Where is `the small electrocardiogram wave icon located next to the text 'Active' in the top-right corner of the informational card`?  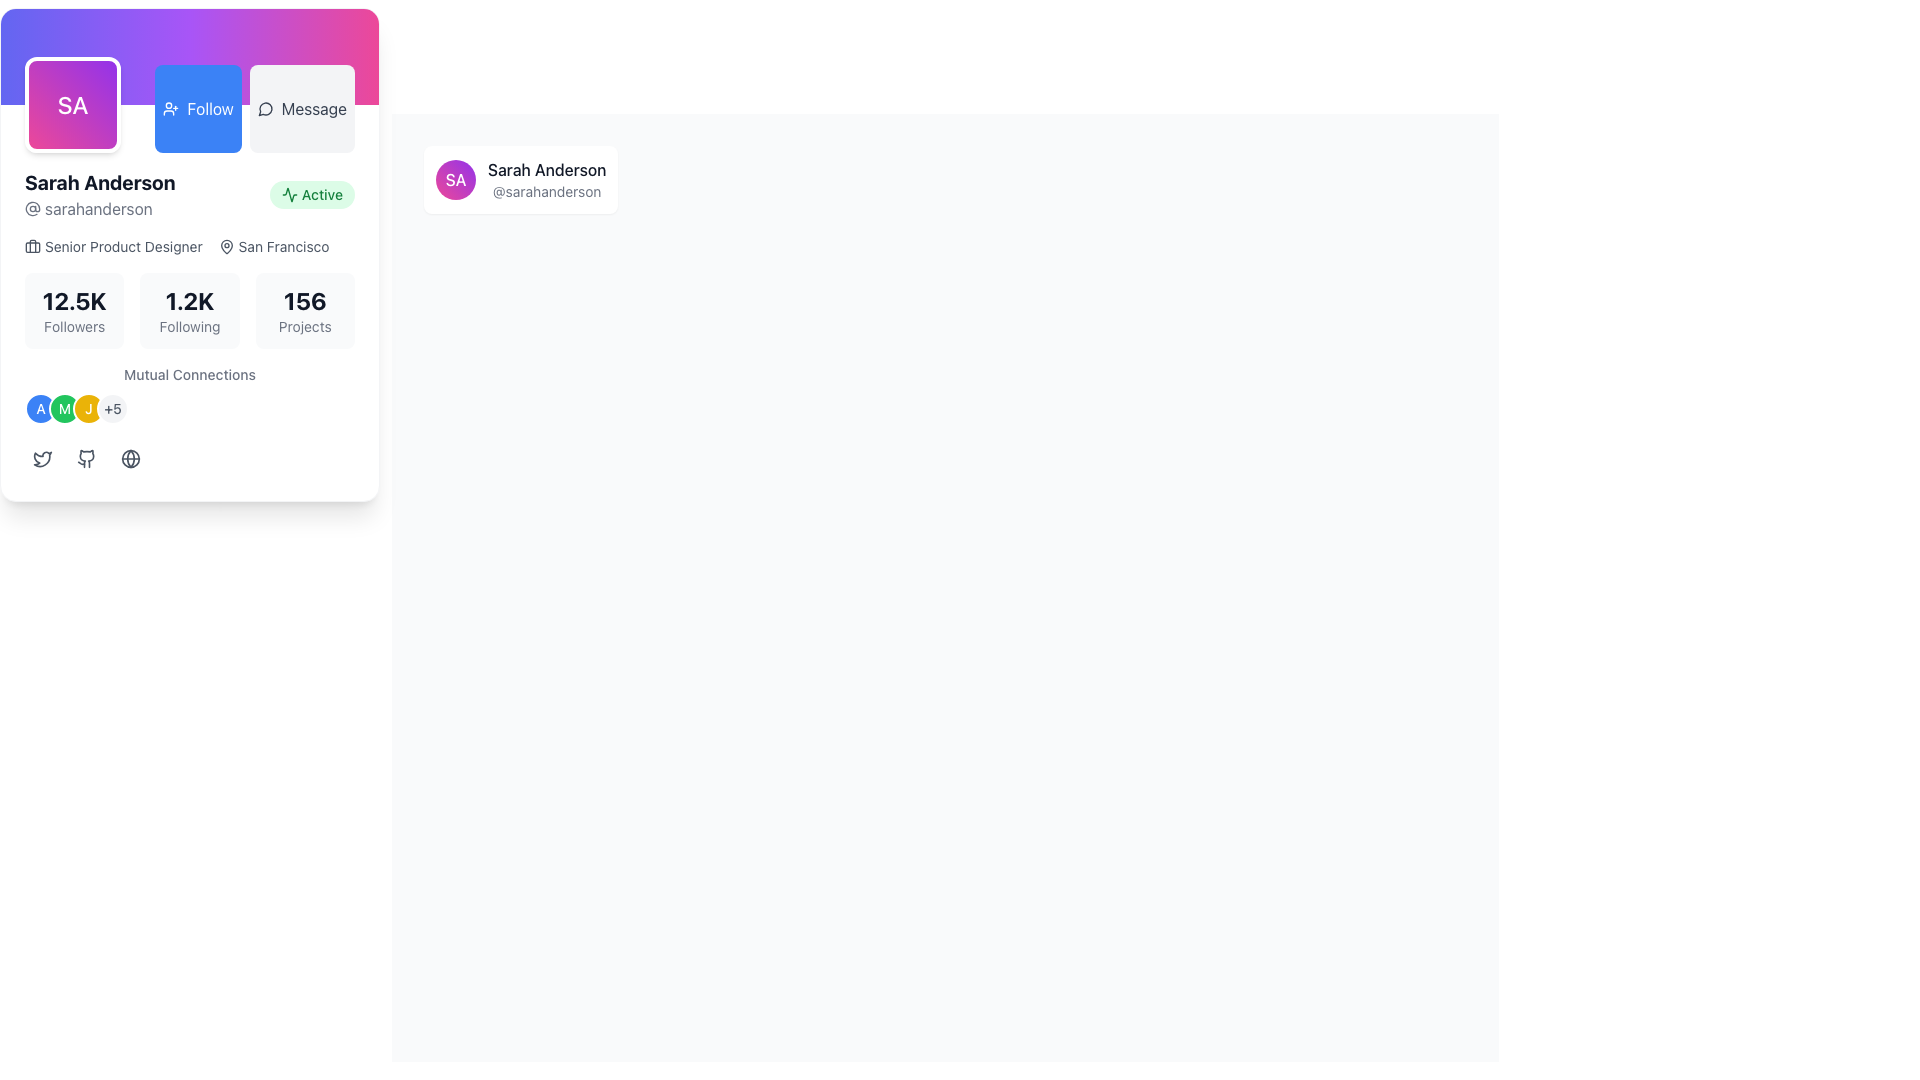 the small electrocardiogram wave icon located next to the text 'Active' in the top-right corner of the informational card is located at coordinates (288, 195).